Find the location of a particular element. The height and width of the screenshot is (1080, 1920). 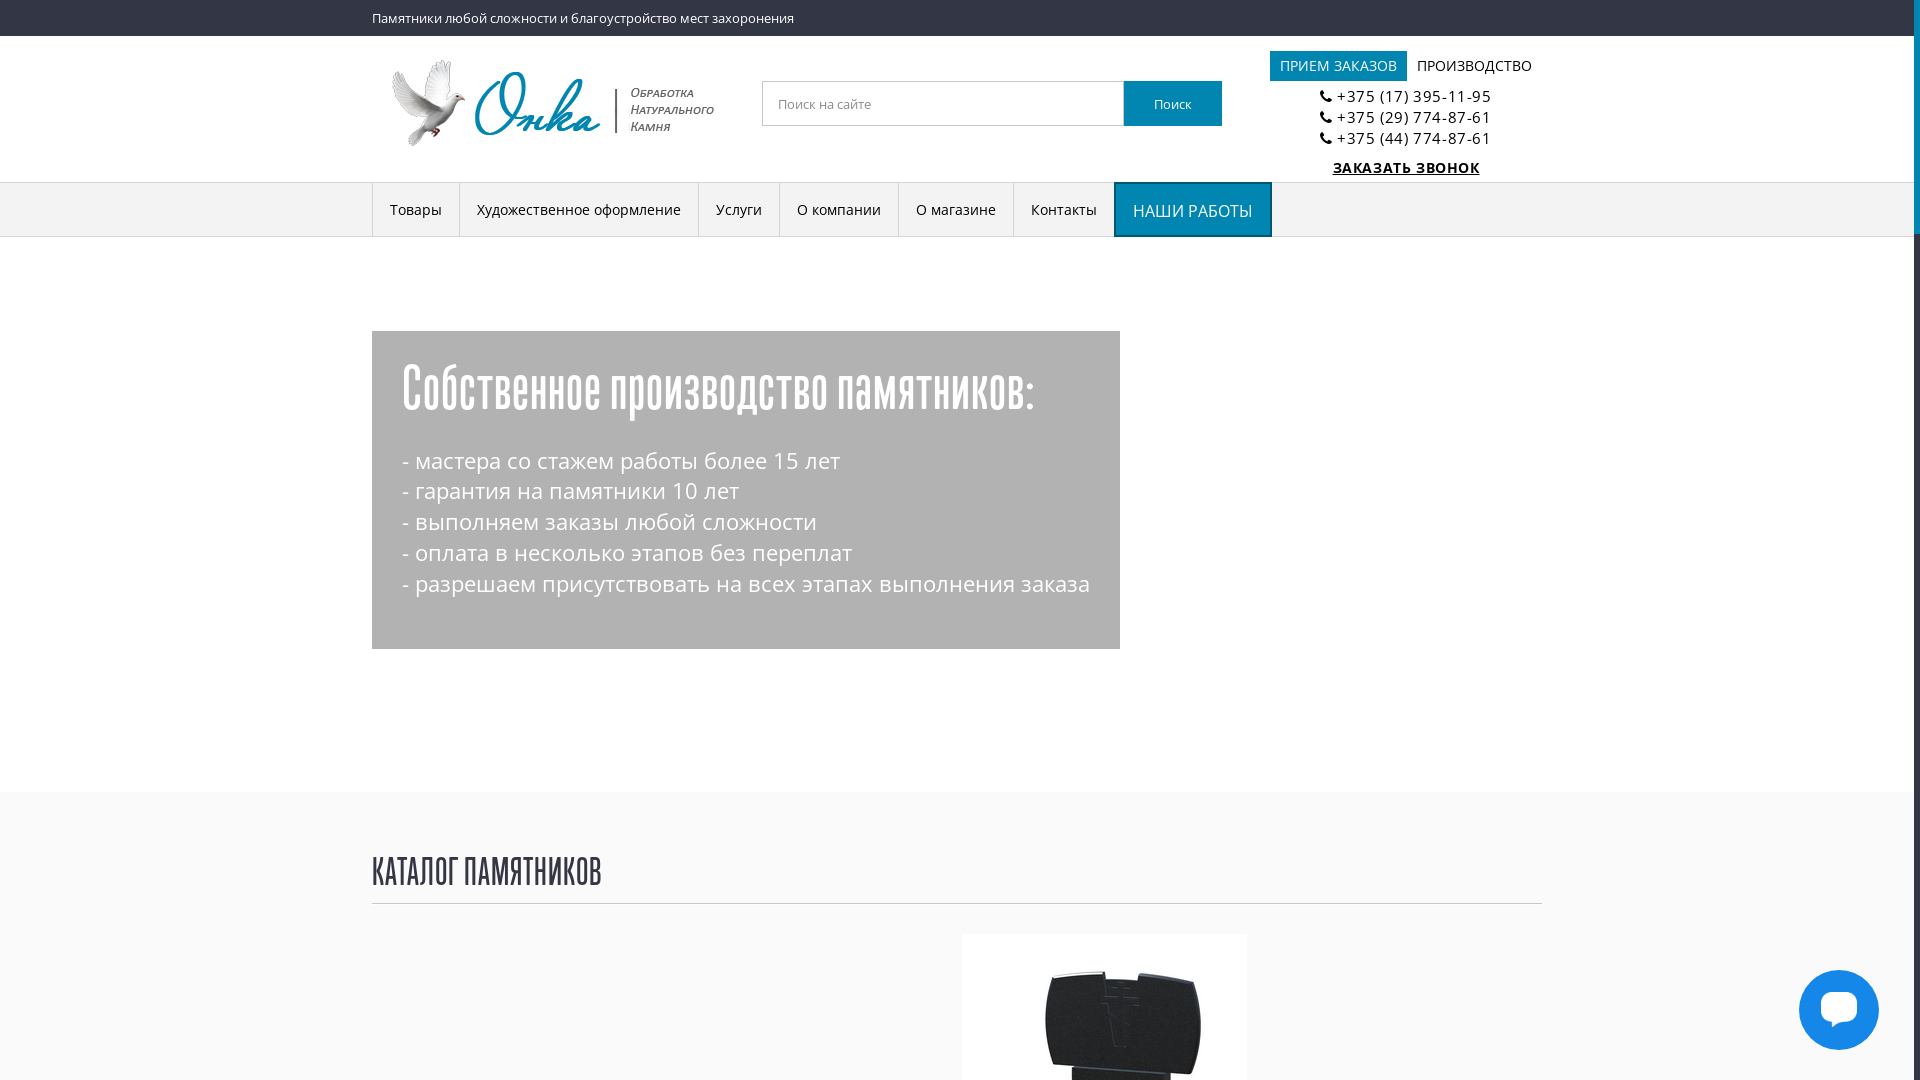

'+375 (17) 395-11-95' is located at coordinates (1413, 96).